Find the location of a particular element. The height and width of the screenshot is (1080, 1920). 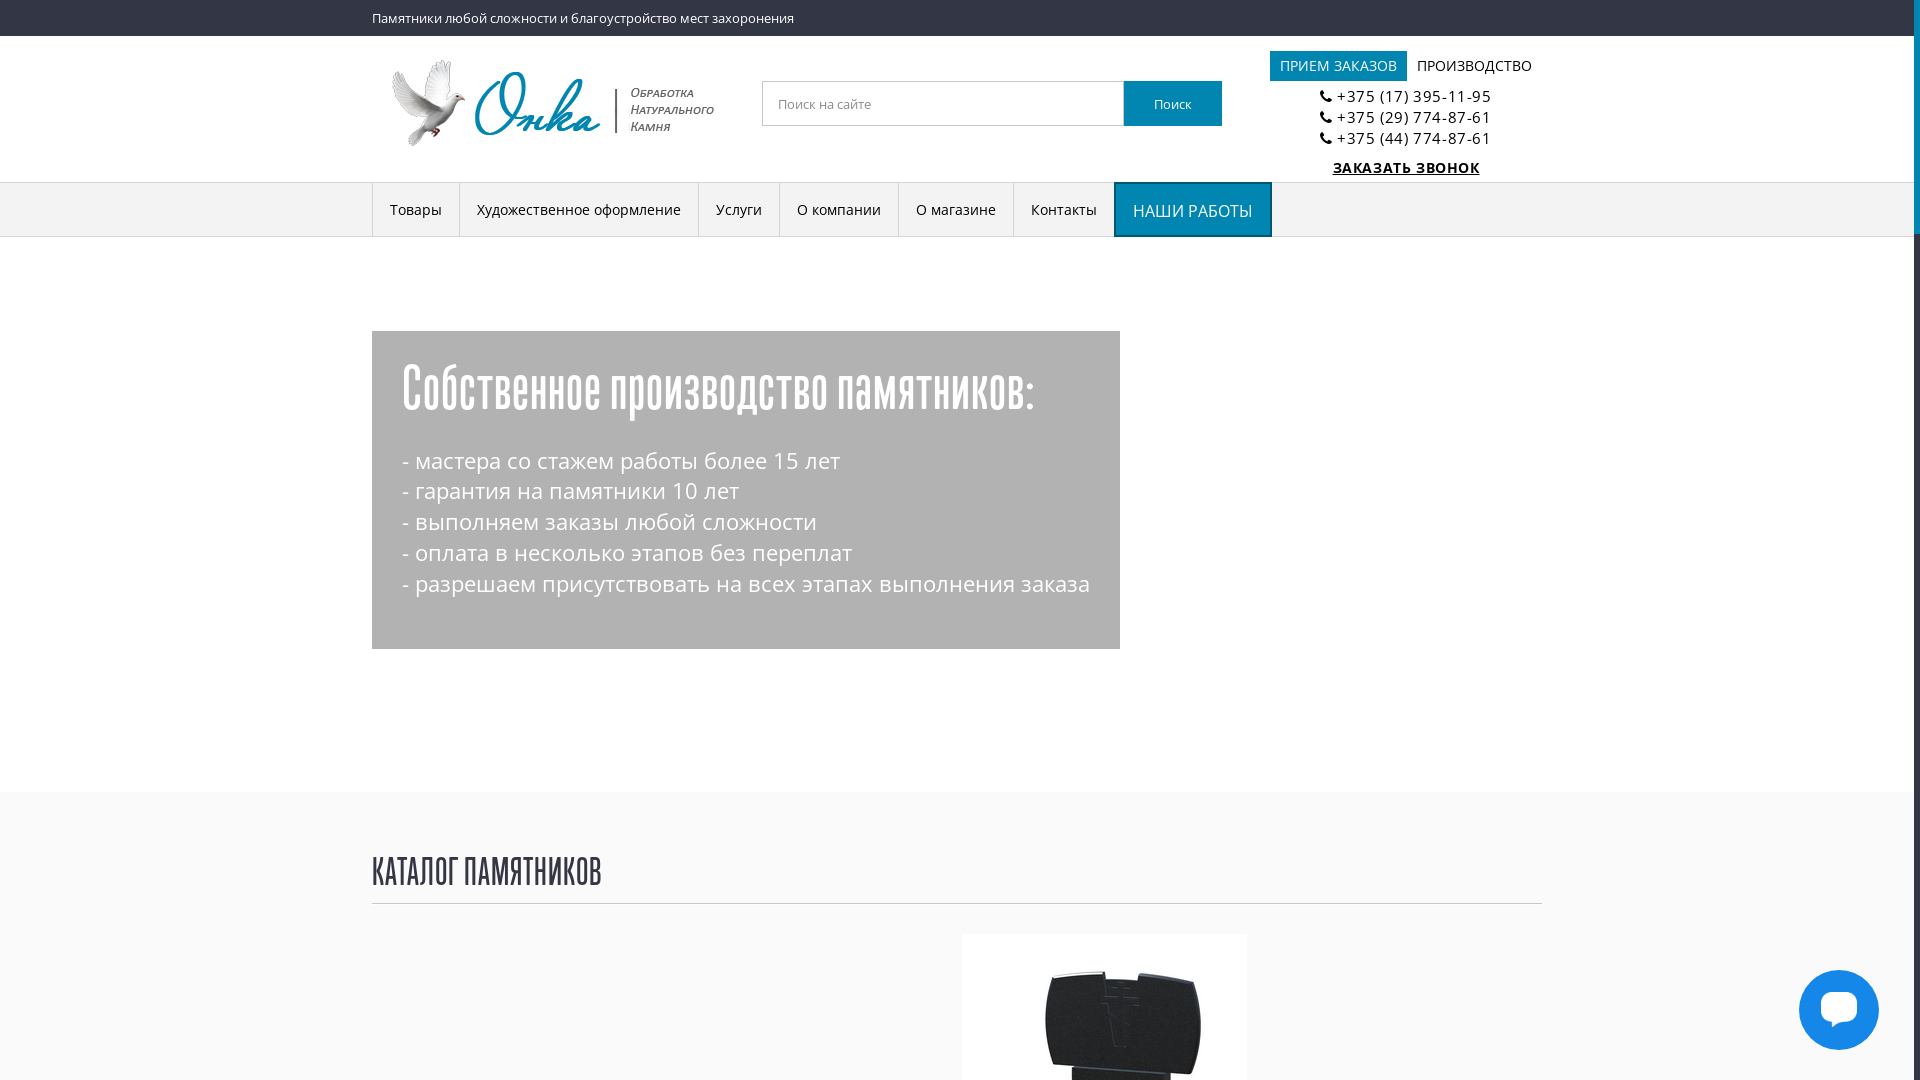

'+375 (17) 395-11-95' is located at coordinates (1413, 96).